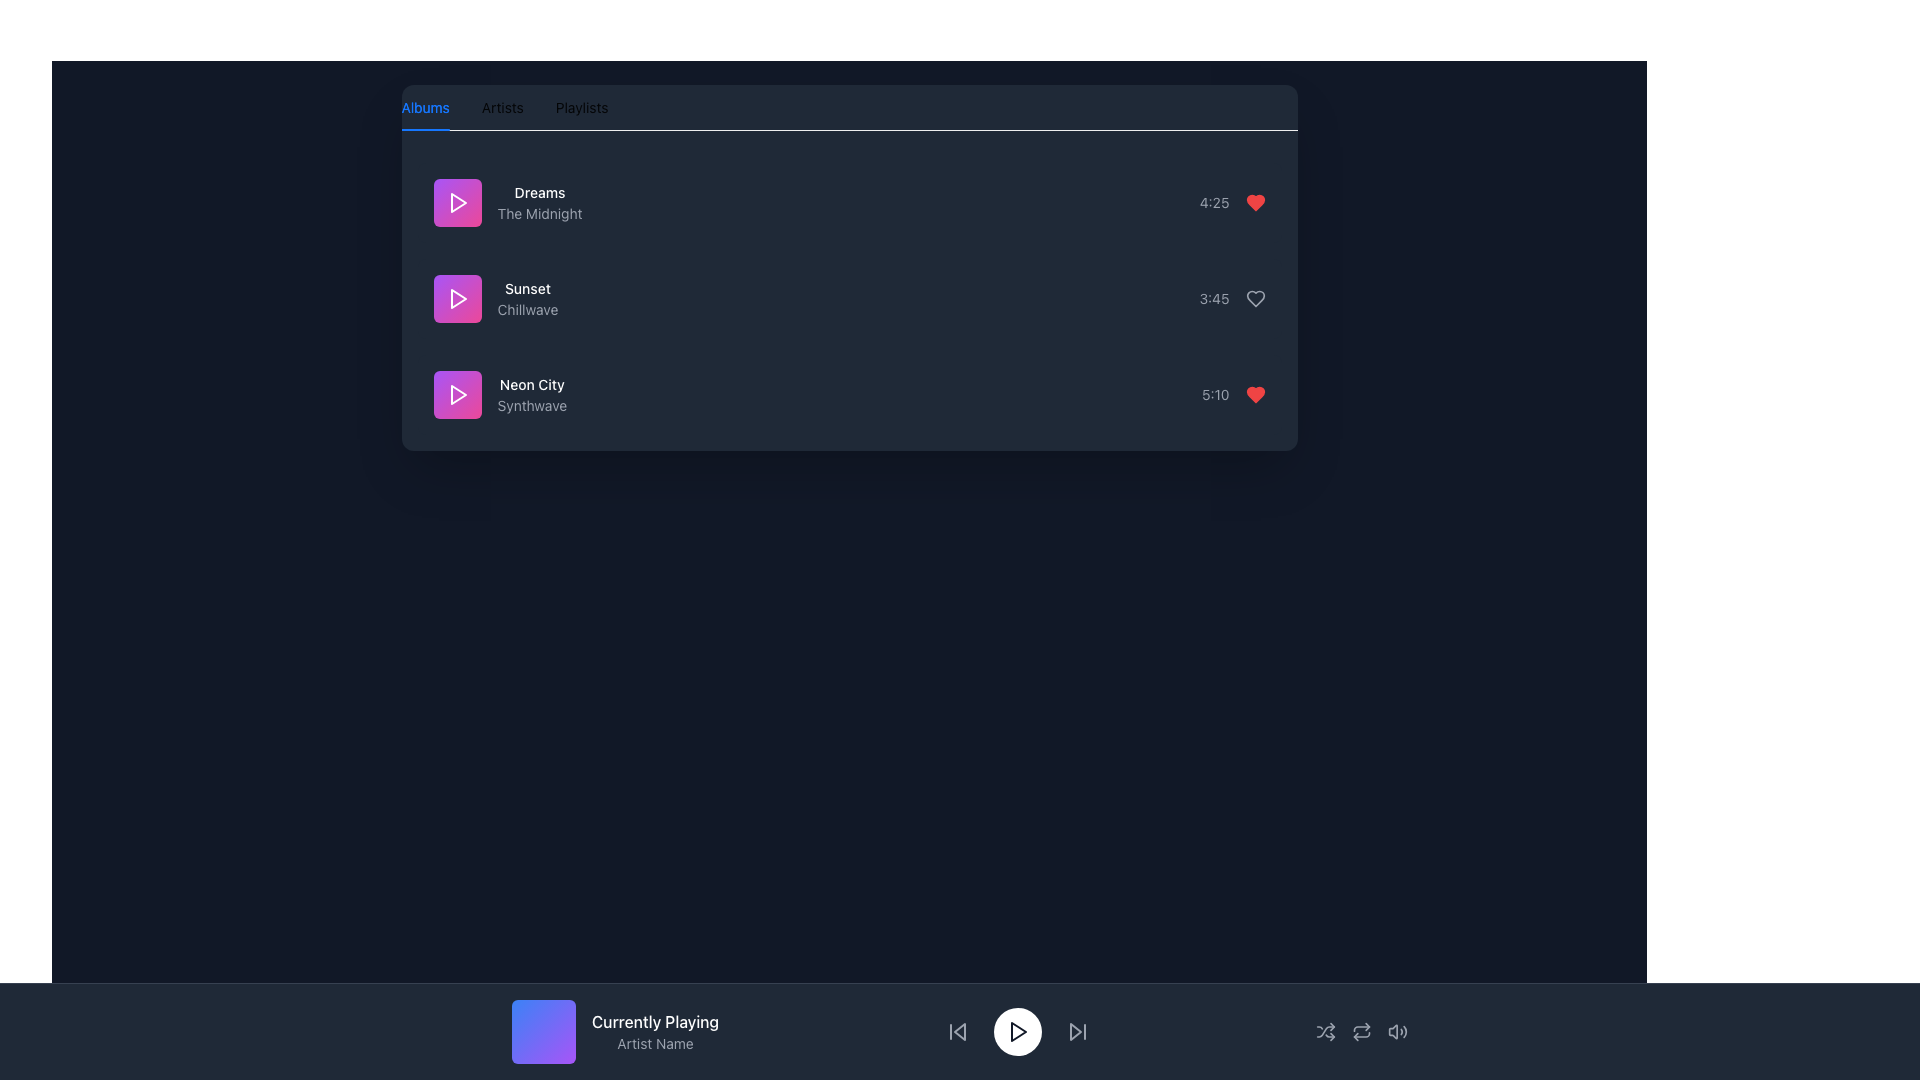 The height and width of the screenshot is (1080, 1920). I want to click on the circular play button with a white background and a play icon at its center to play or pause the media, so click(1017, 1032).